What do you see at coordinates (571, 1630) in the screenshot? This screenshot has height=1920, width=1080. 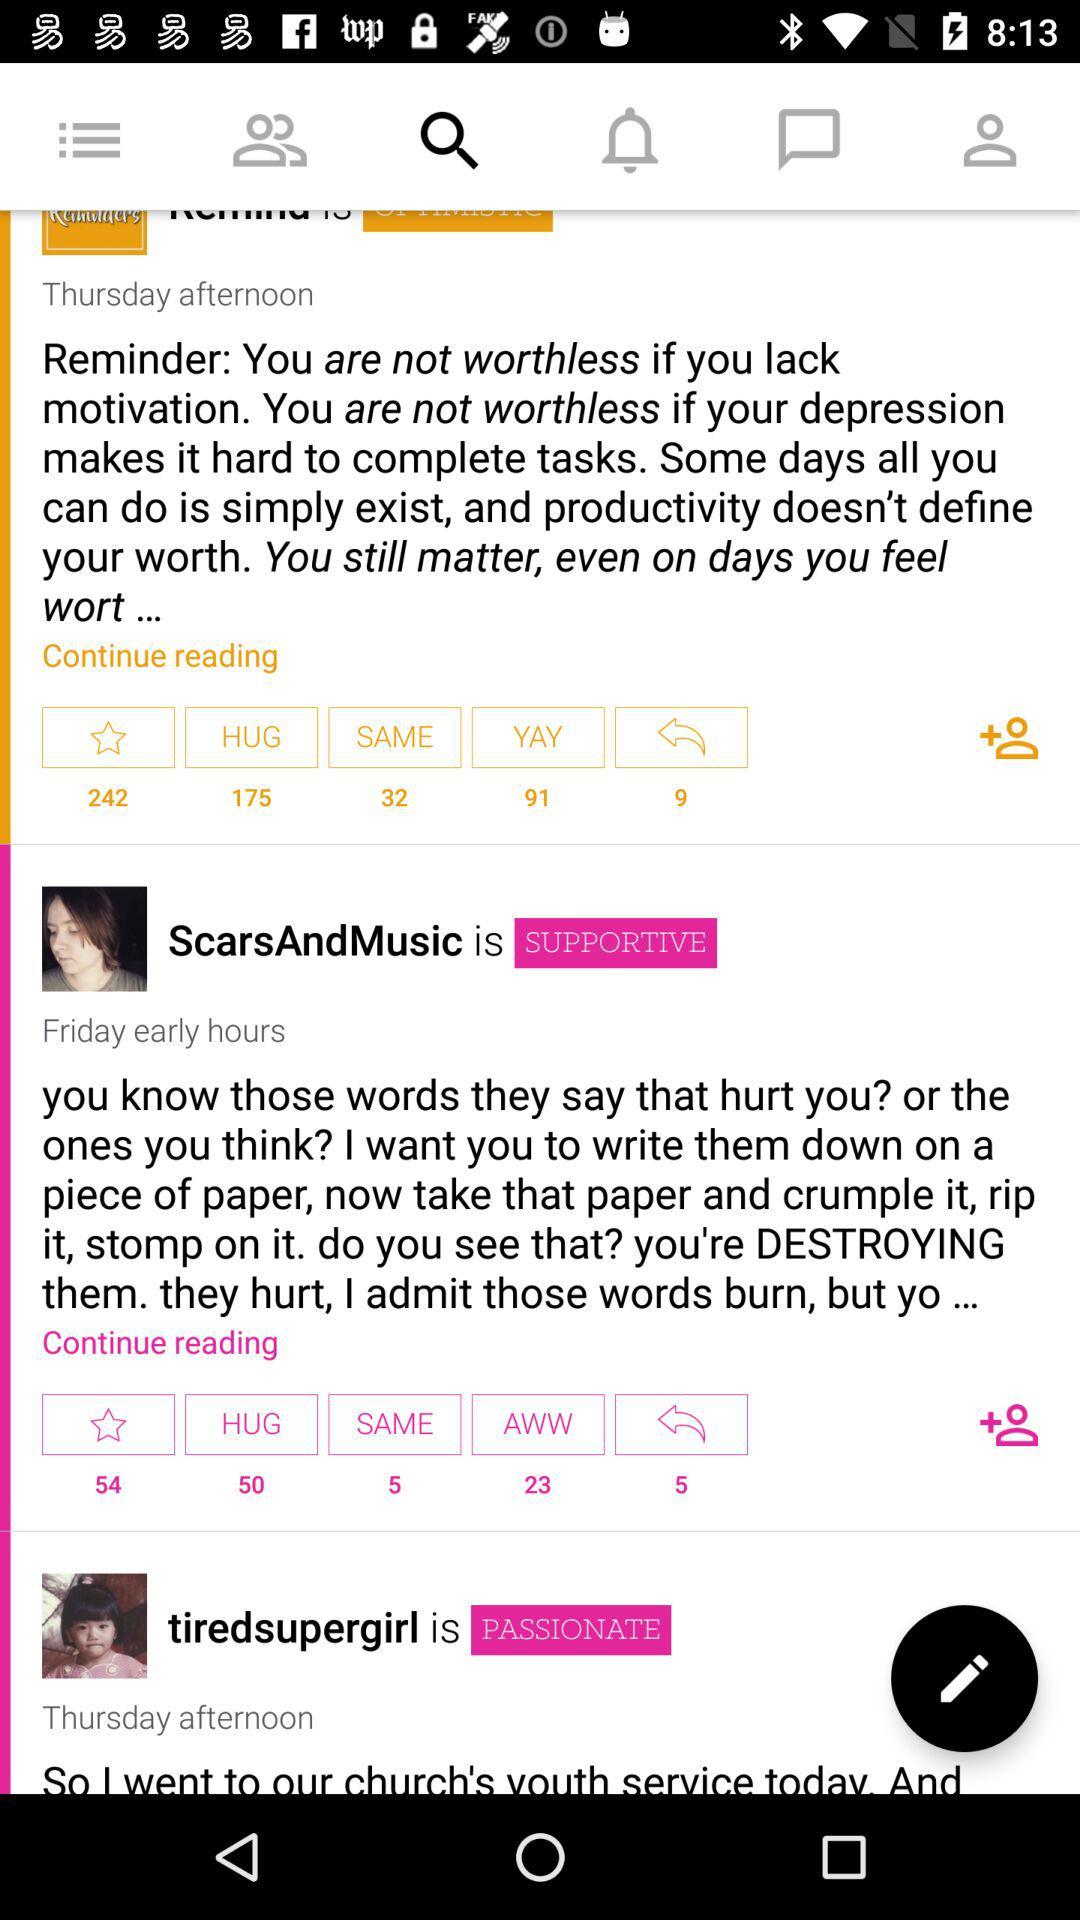 I see `the item next to is` at bounding box center [571, 1630].